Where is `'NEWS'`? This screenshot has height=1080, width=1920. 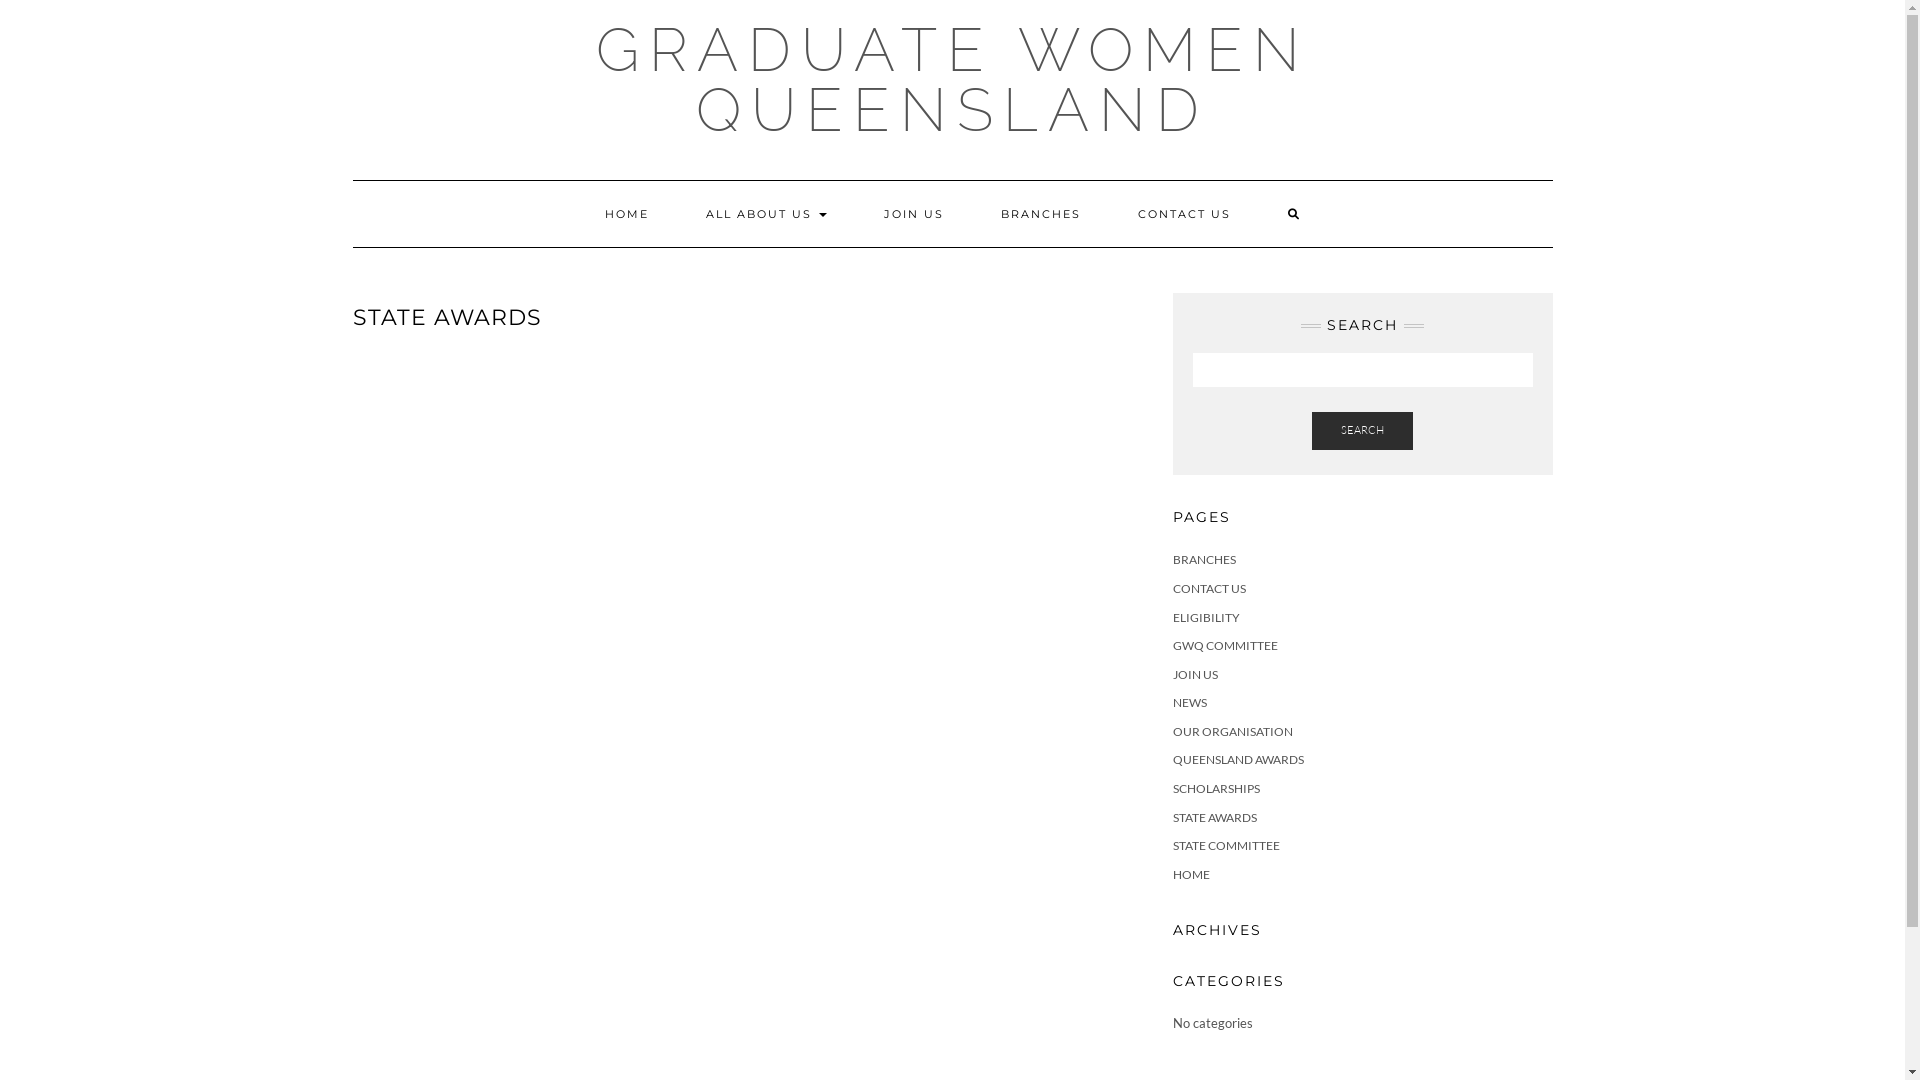 'NEWS' is located at coordinates (1189, 701).